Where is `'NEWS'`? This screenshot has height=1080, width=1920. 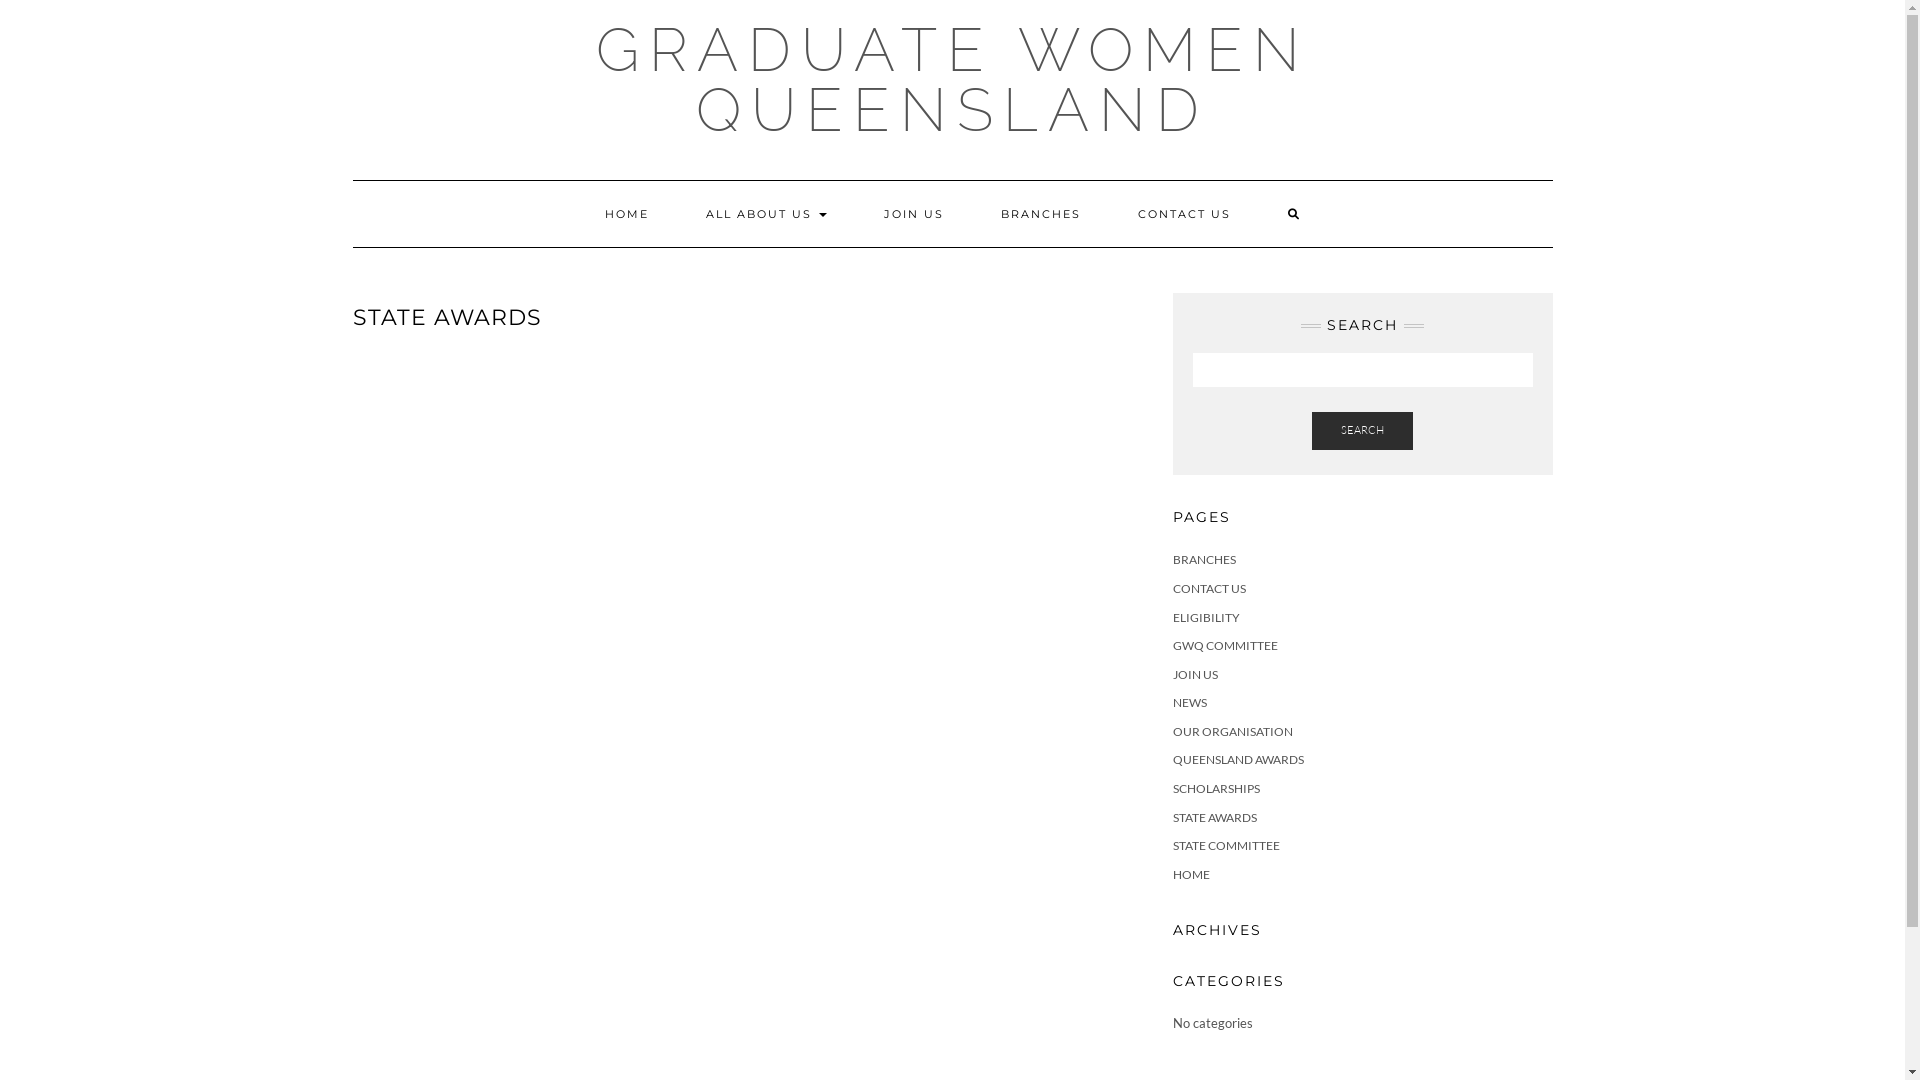 'NEWS' is located at coordinates (1189, 701).